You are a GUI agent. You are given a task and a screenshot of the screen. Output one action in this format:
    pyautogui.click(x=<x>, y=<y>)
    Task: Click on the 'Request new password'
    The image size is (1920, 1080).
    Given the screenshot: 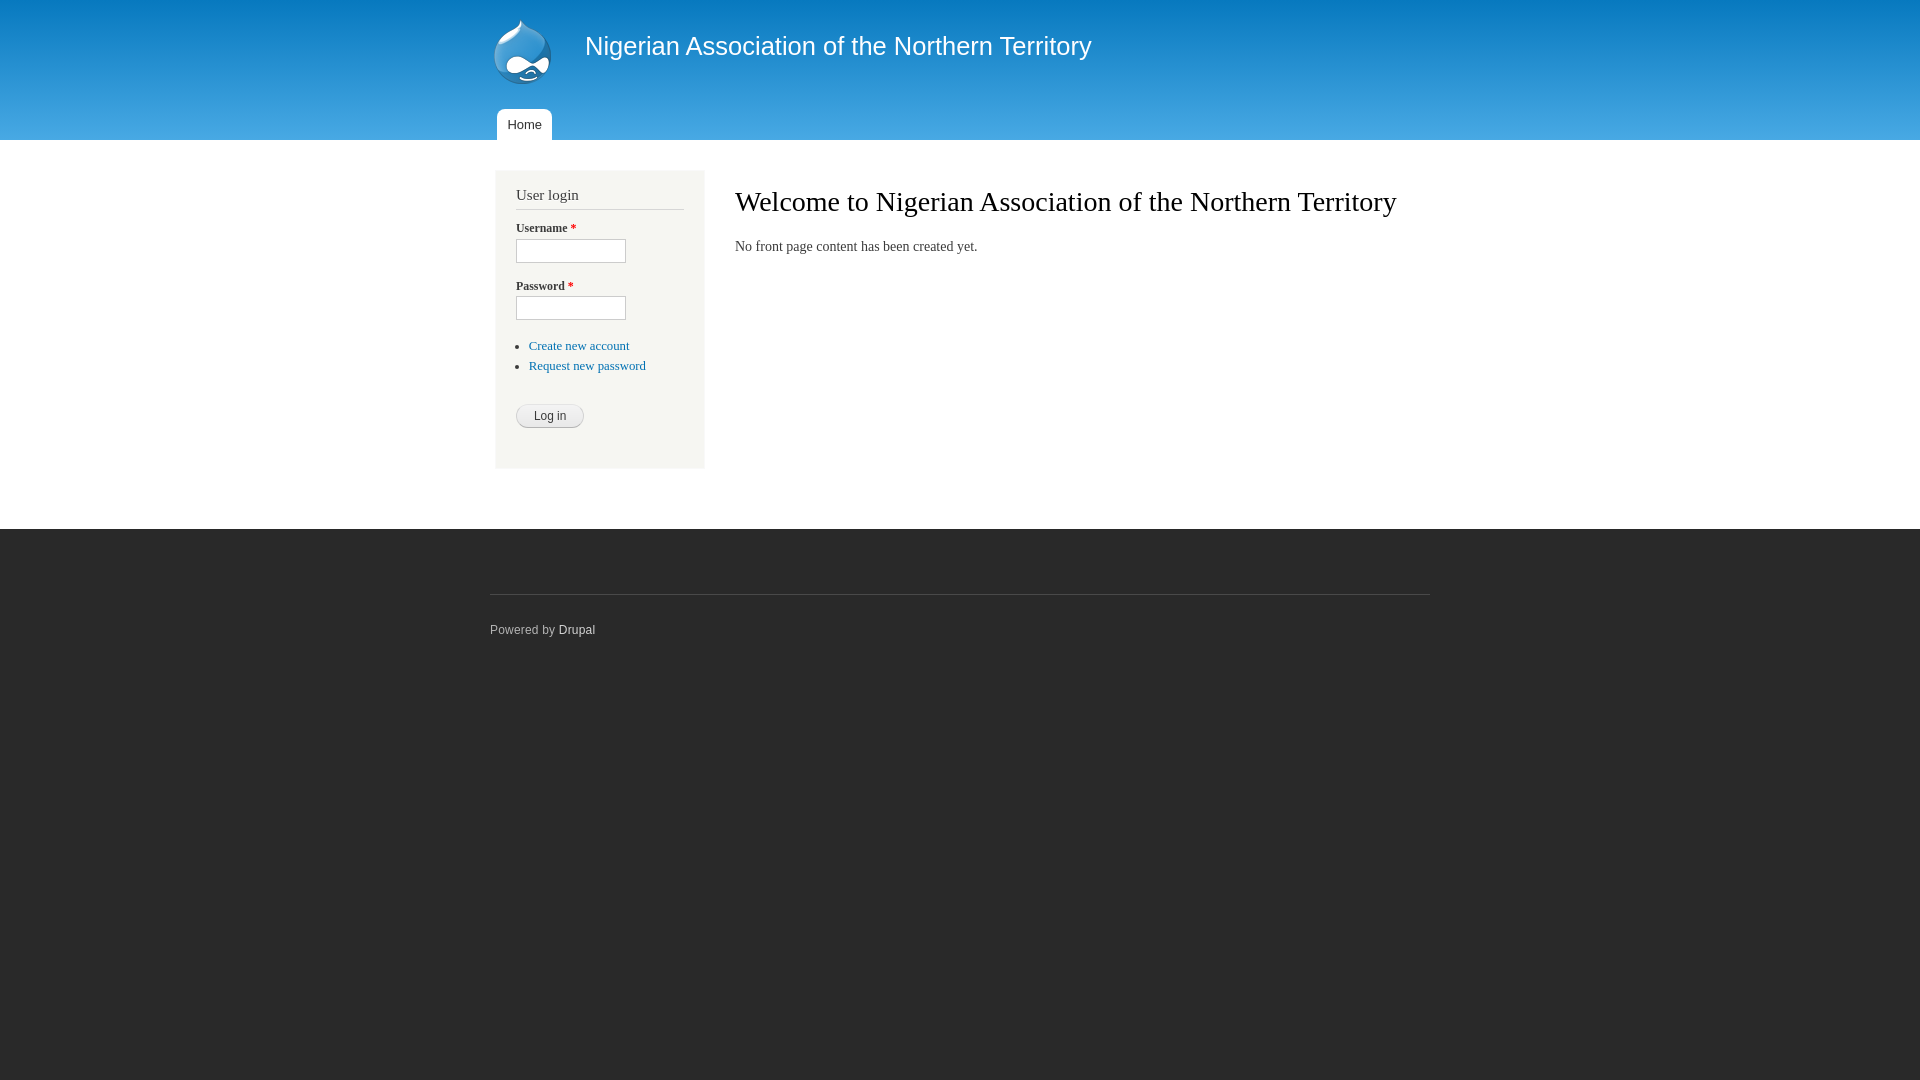 What is the action you would take?
    pyautogui.click(x=586, y=366)
    